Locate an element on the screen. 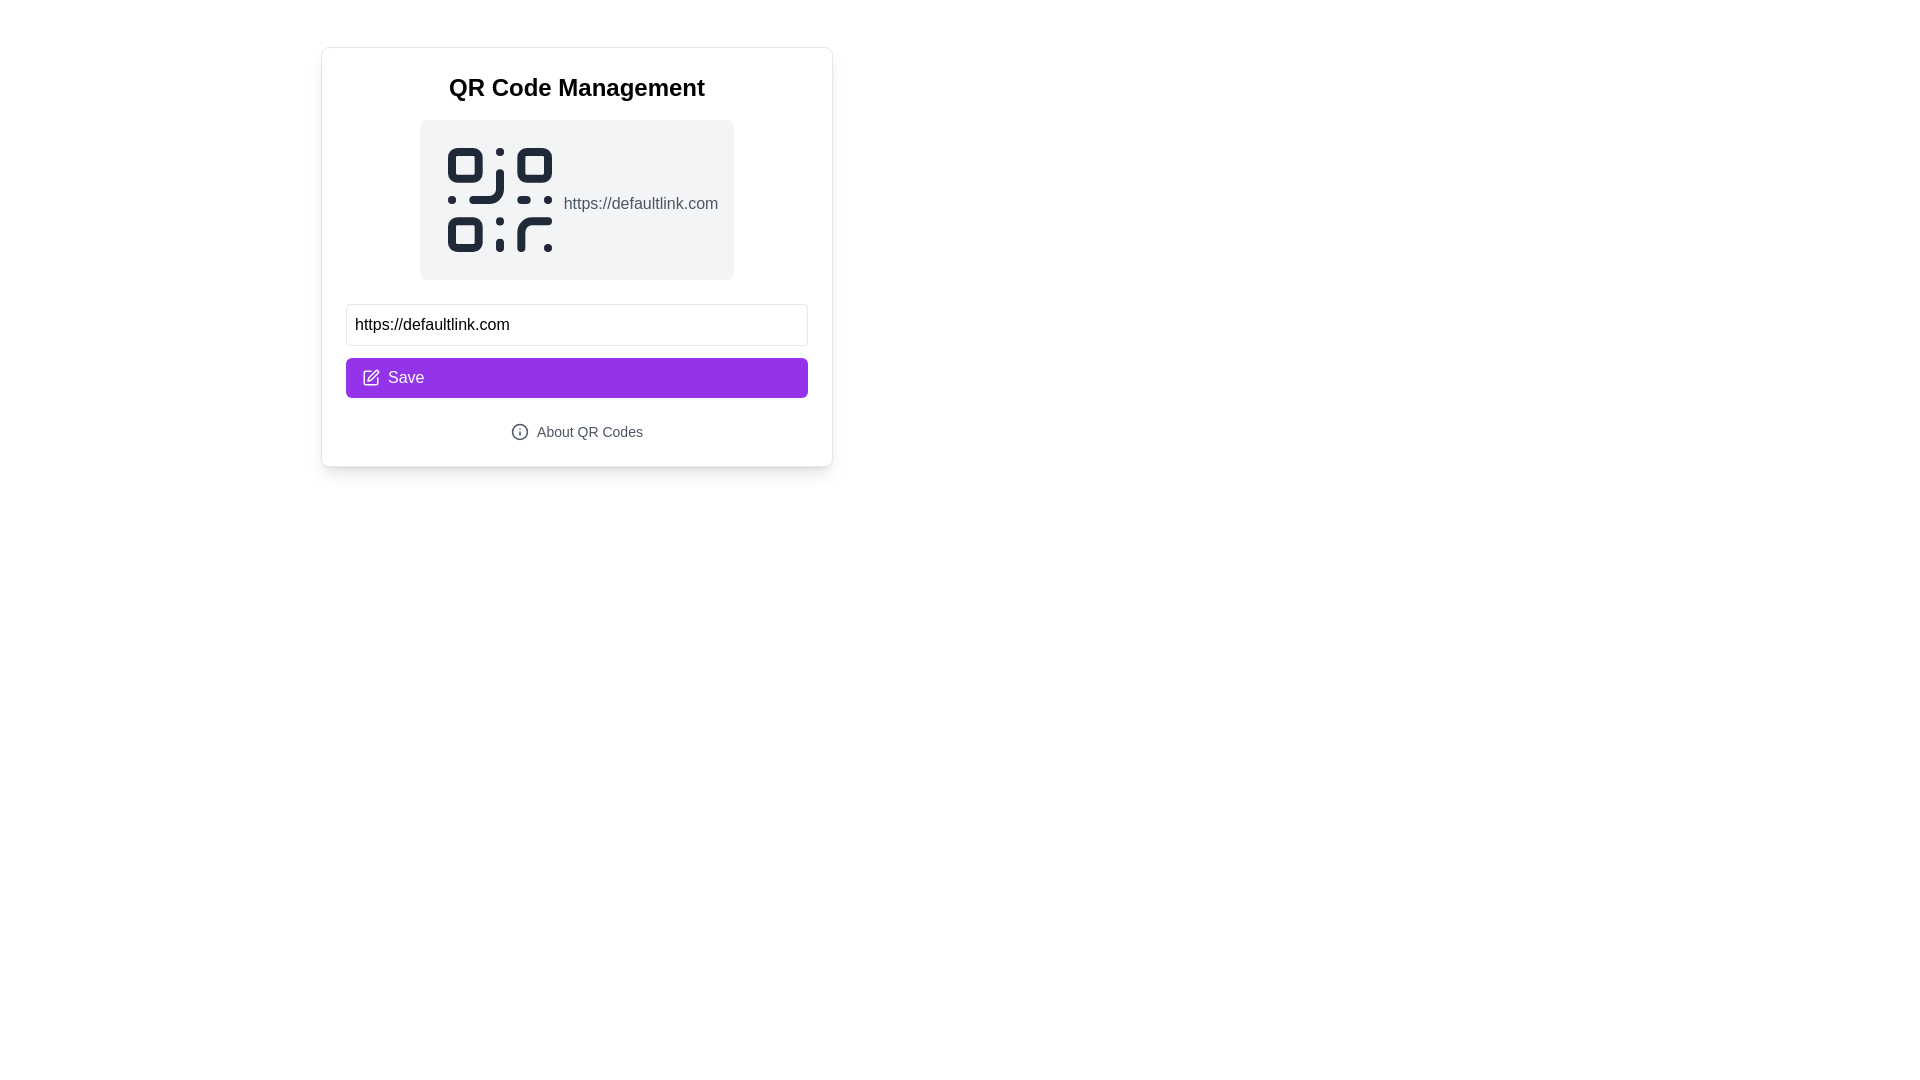  the small black square located in the bottom-left of the QR code representation at the top of the content area is located at coordinates (464, 233).